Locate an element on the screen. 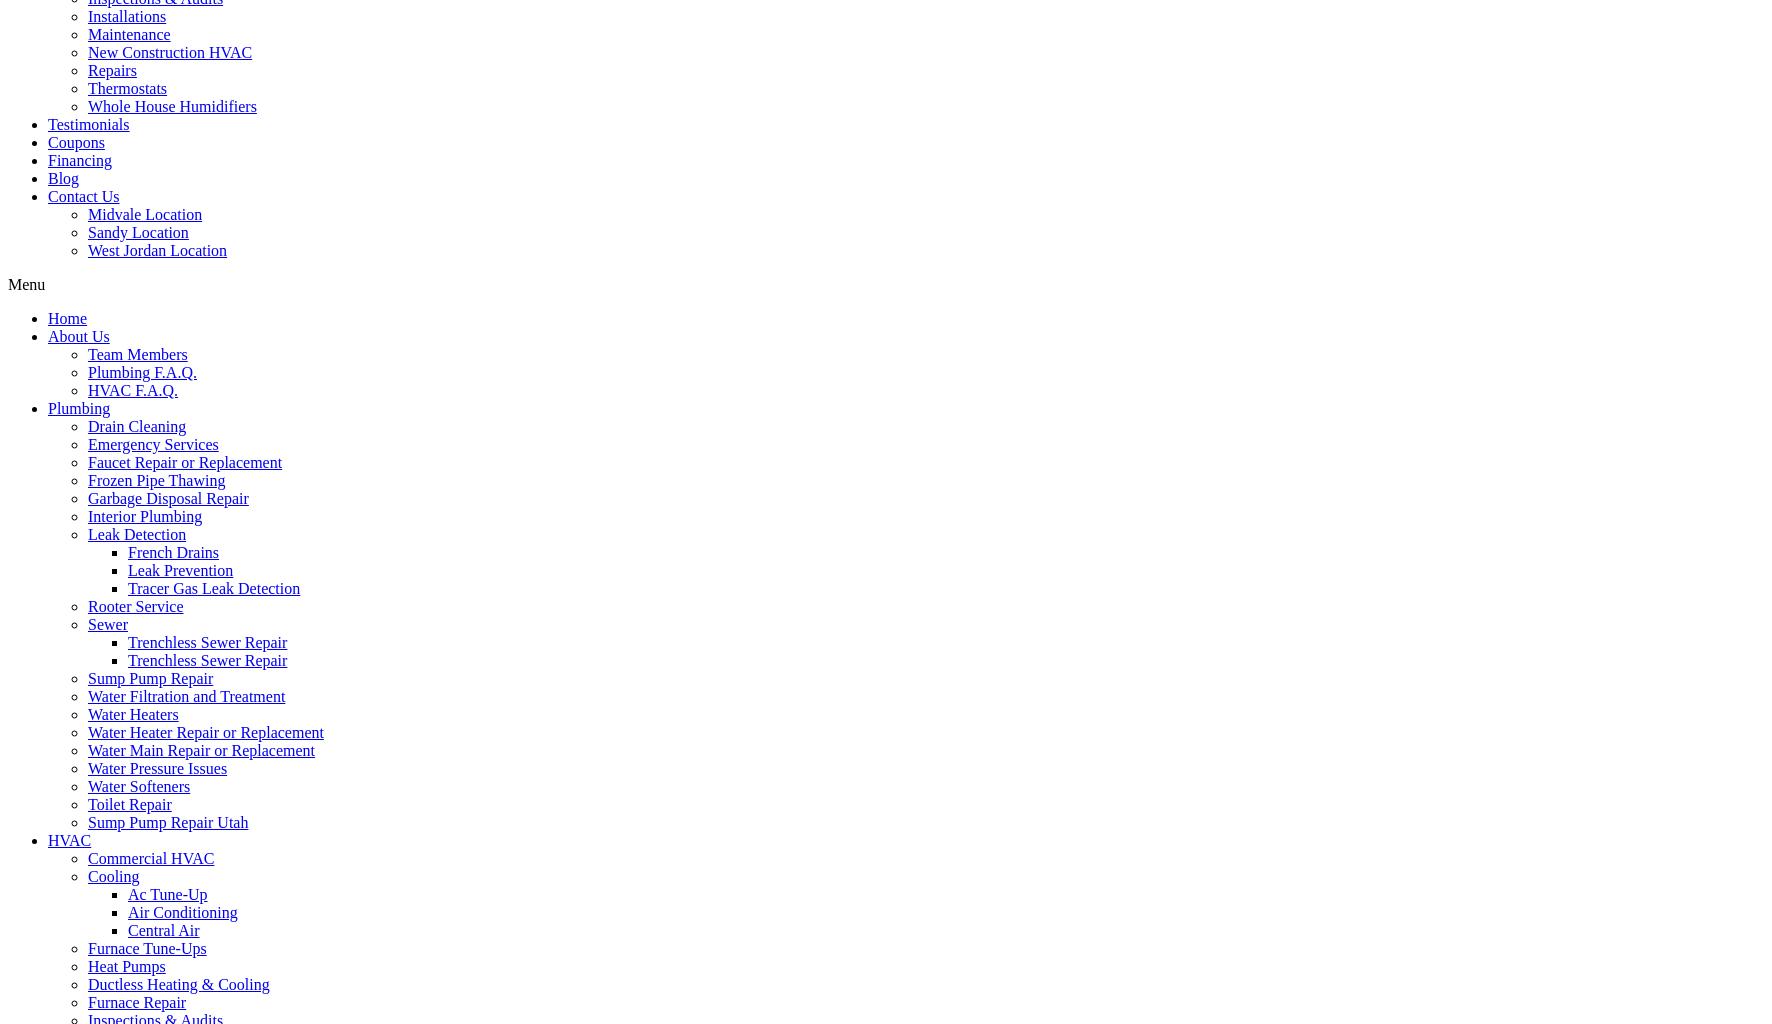 The image size is (1772, 1024). 'Testimonials' is located at coordinates (87, 123).